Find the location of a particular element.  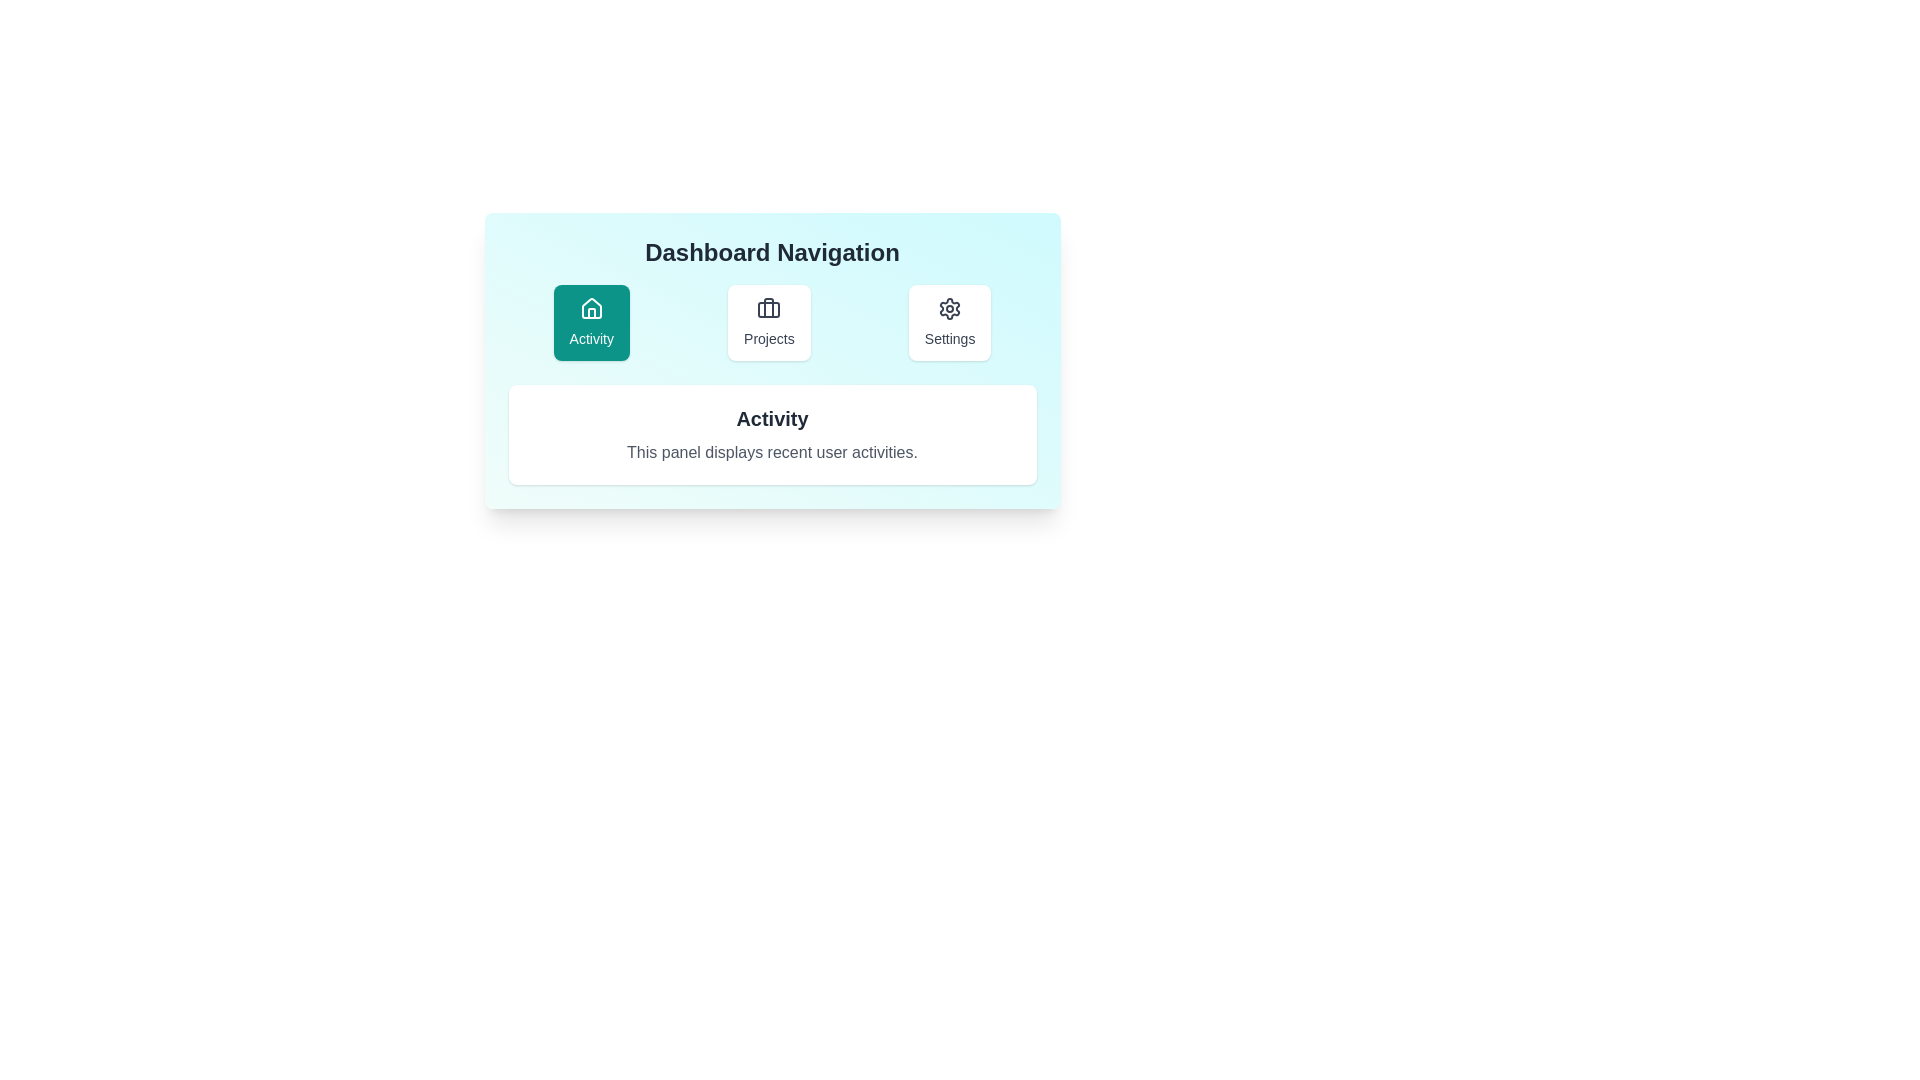

the 'Activity' label, which is positioned below the house icon in the navigation menu on the left side of the interface is located at coordinates (590, 338).